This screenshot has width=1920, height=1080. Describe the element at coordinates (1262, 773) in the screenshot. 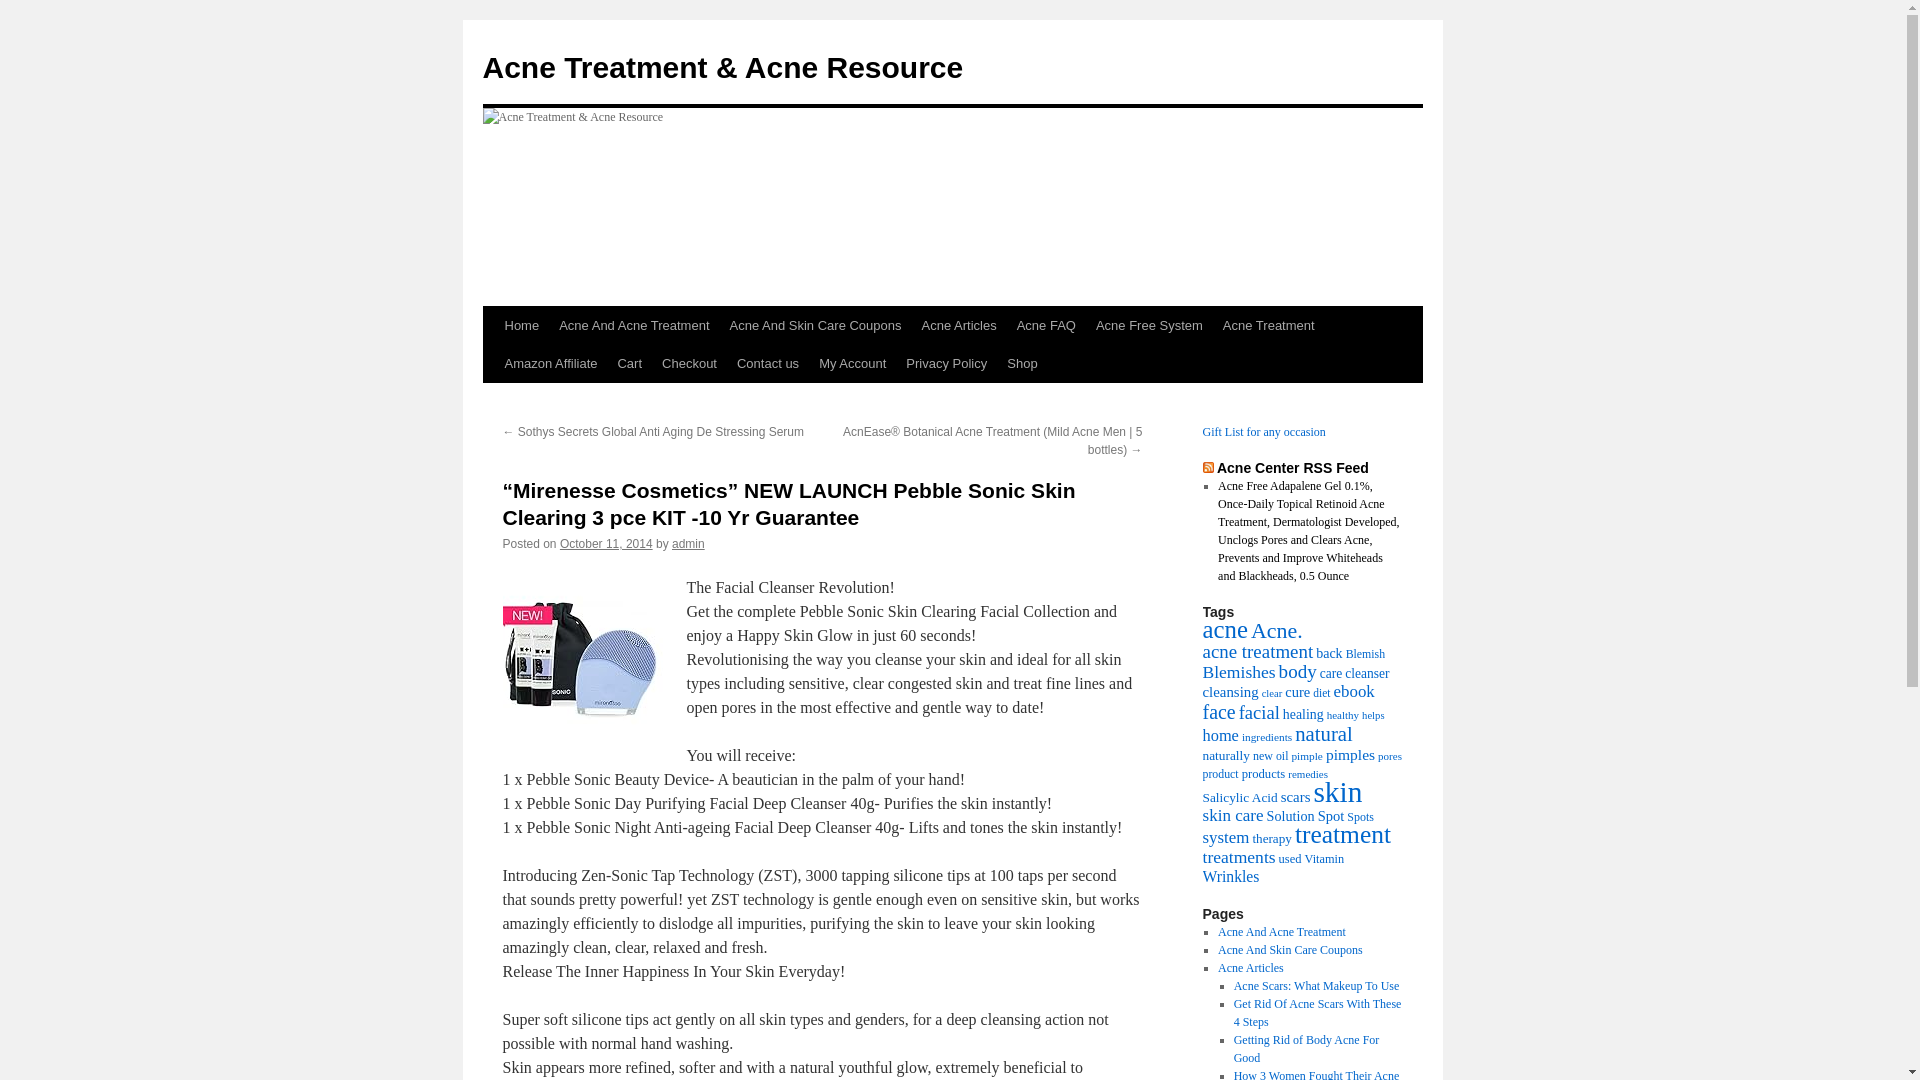

I see `'products'` at that location.